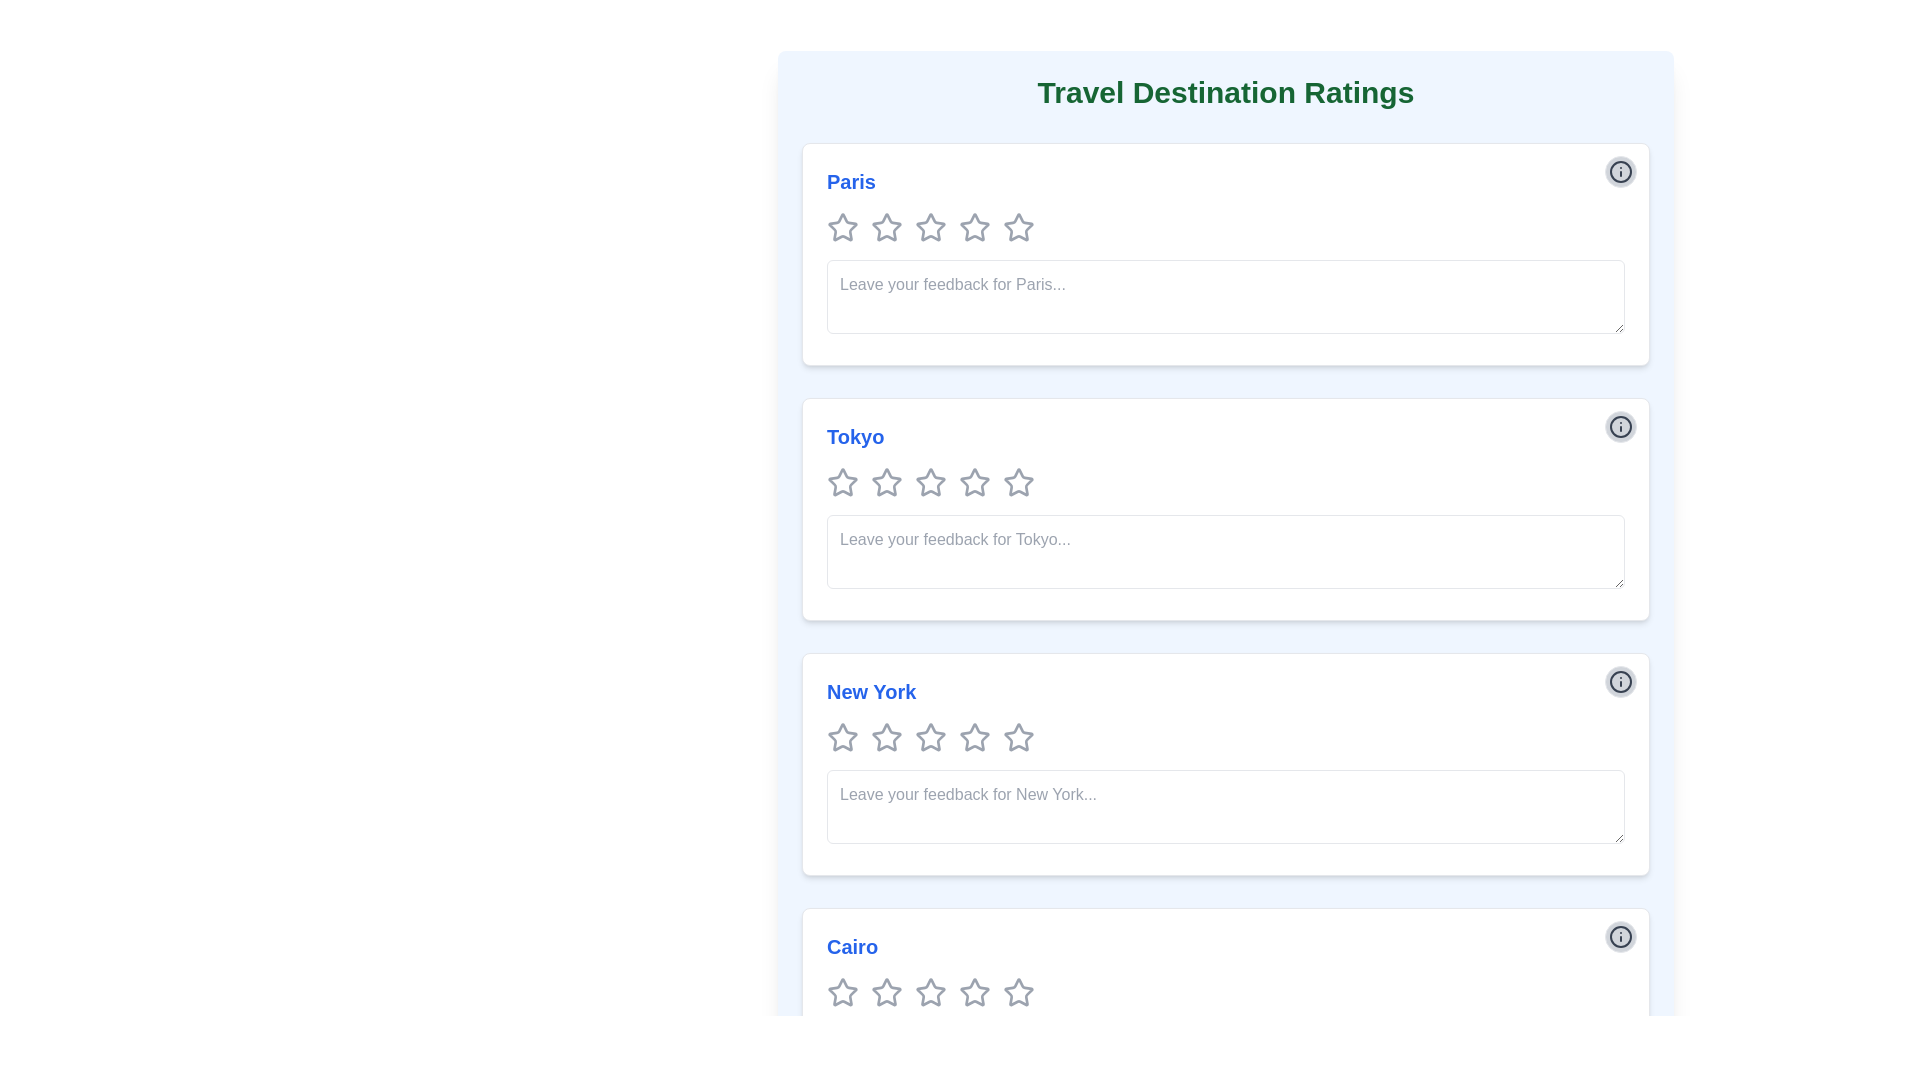  Describe the element at coordinates (1621, 937) in the screenshot. I see `the circular informational button with a light gray background and darker gray border located in the top-right corner of the 'Cairo' card` at that location.